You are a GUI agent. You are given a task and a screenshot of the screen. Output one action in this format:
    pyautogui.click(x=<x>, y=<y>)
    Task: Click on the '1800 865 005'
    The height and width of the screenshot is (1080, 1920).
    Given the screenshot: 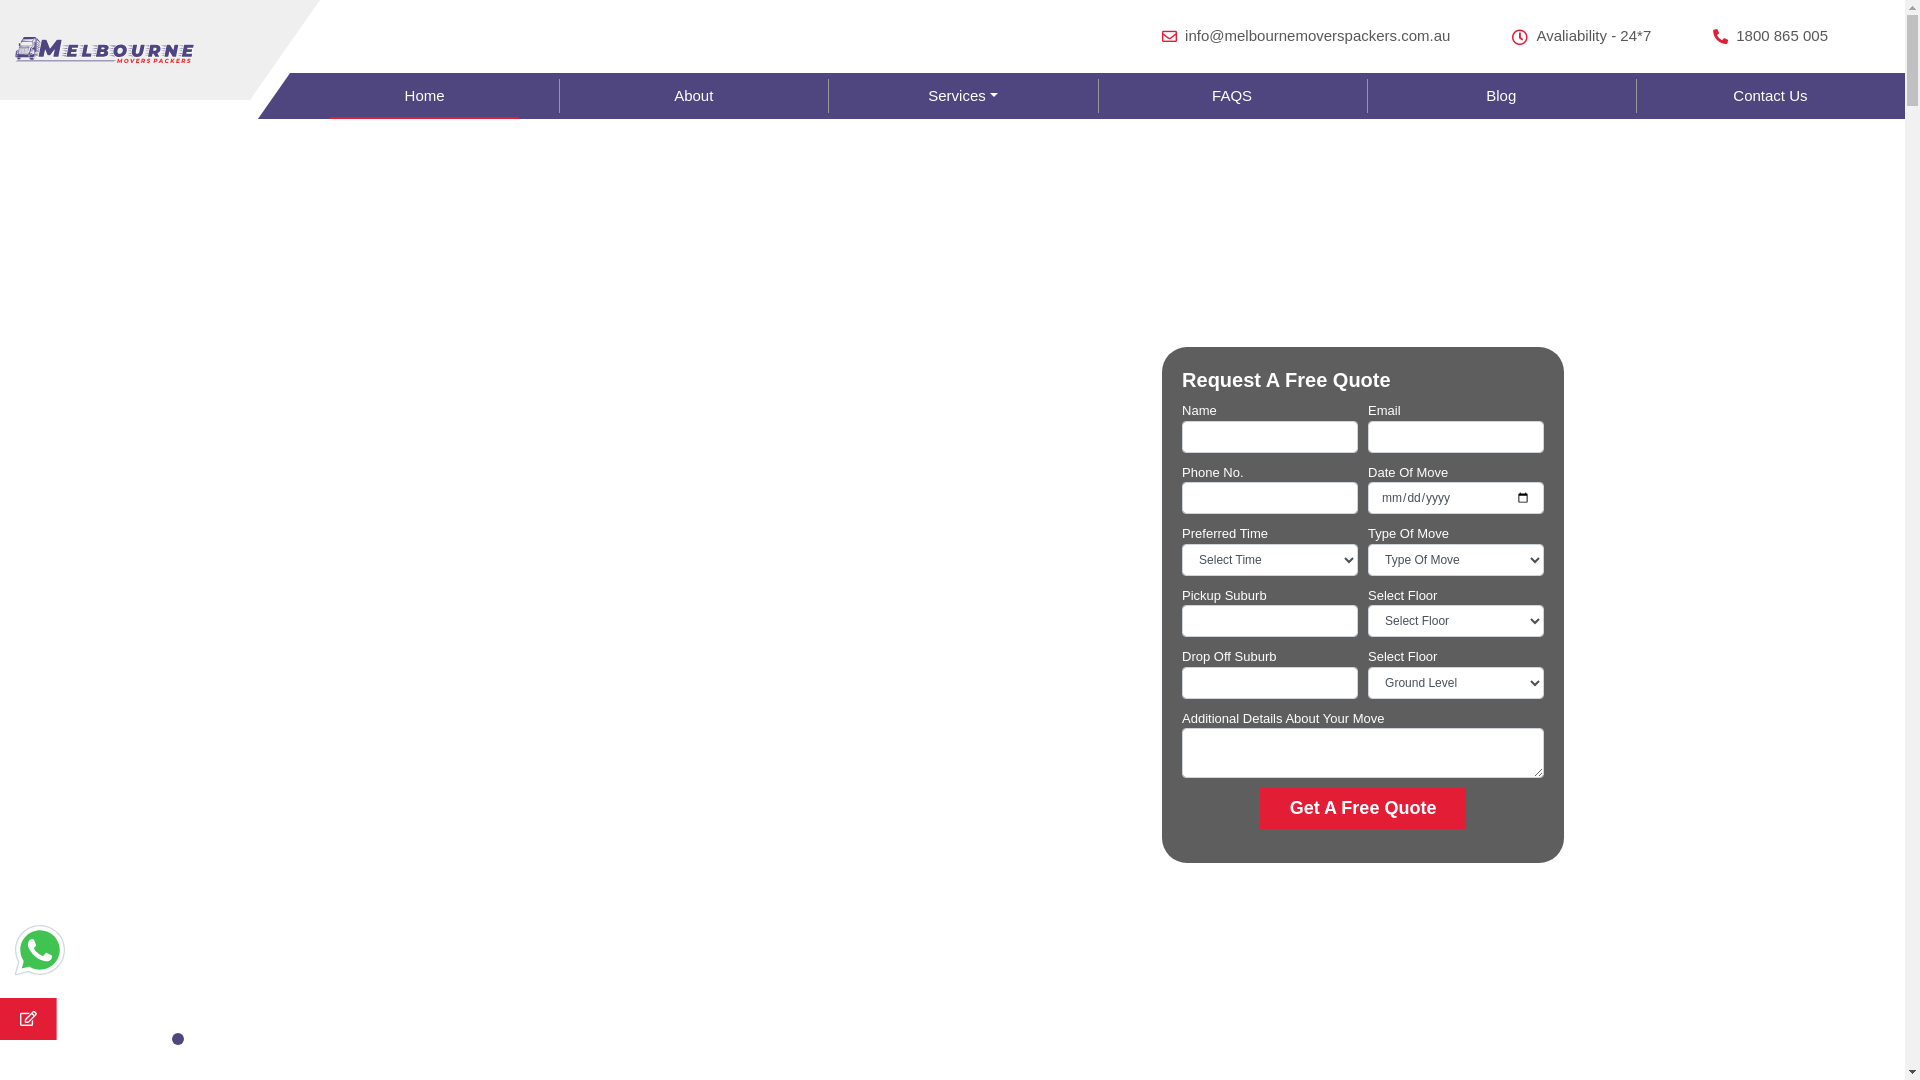 What is the action you would take?
    pyautogui.click(x=1712, y=36)
    